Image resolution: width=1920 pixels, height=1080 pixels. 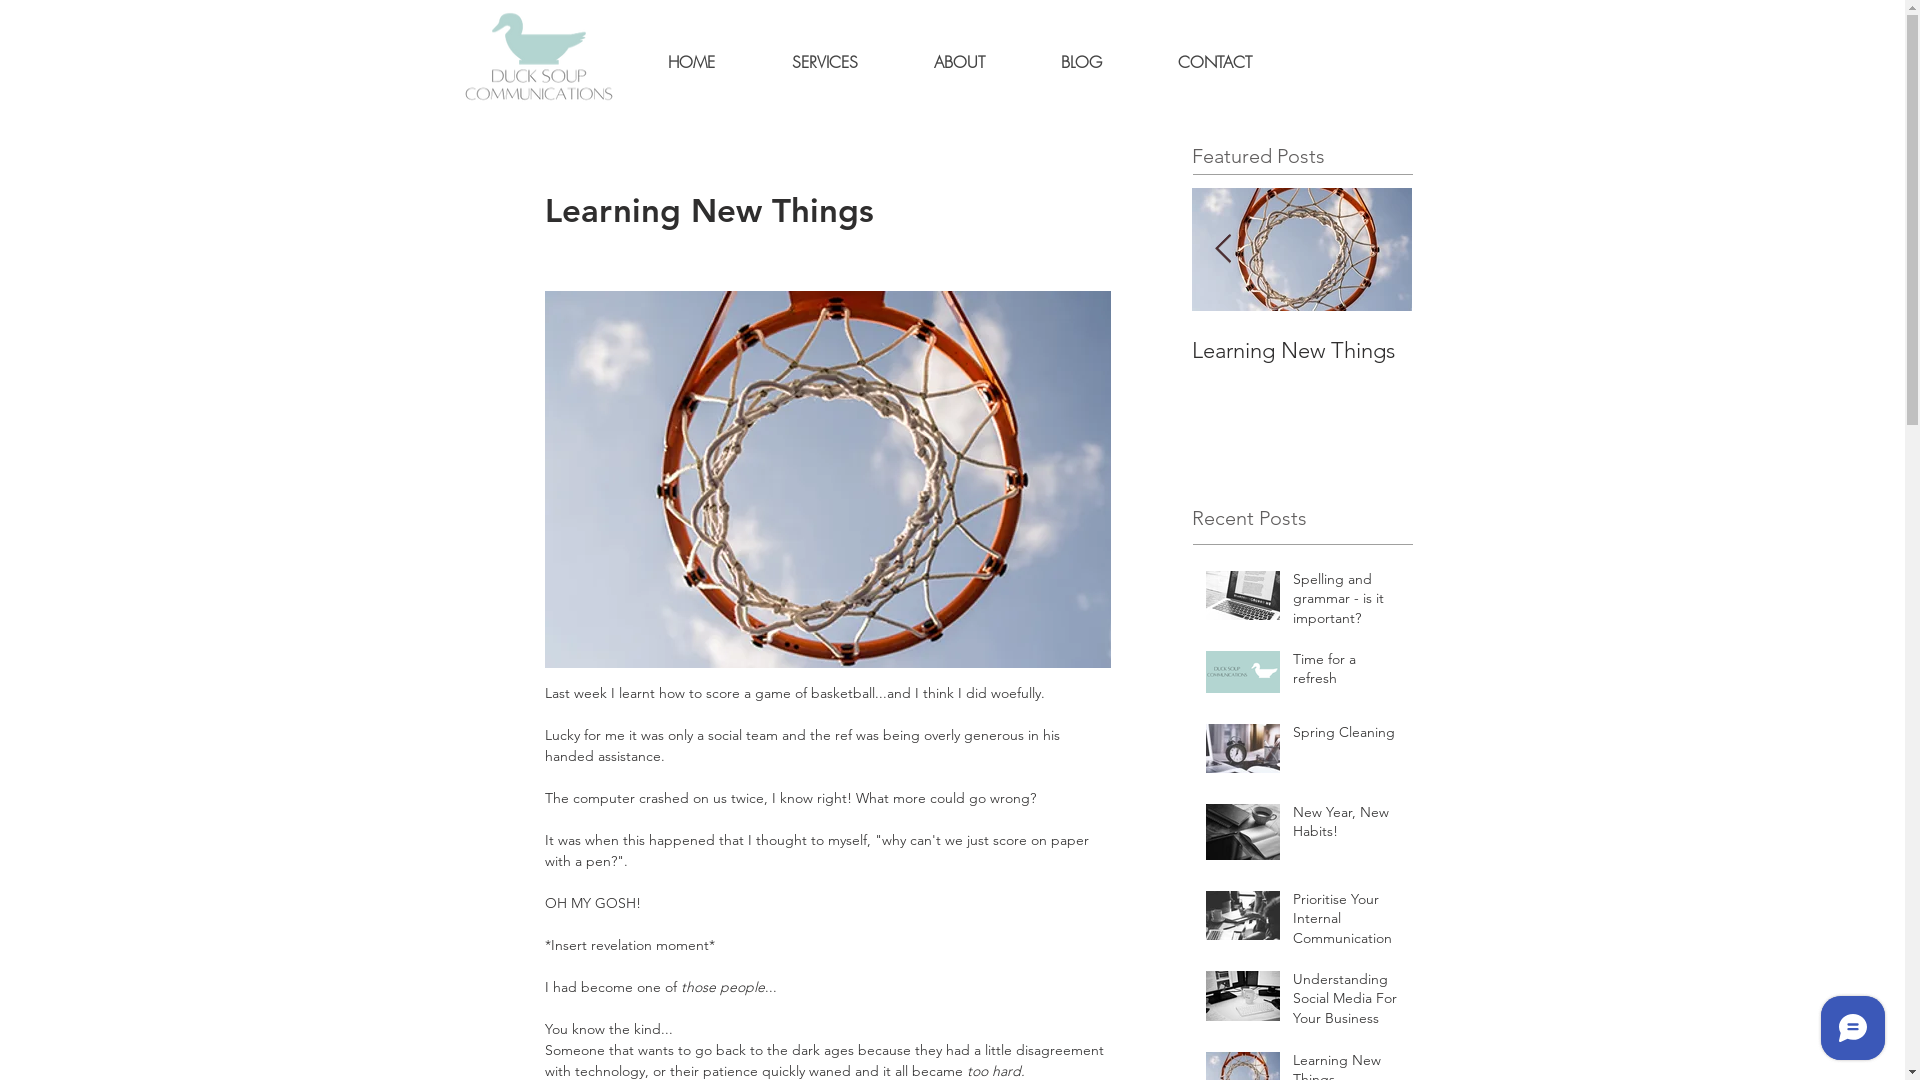 What do you see at coordinates (201, 349) in the screenshot?
I see `'Time for a refresh'` at bounding box center [201, 349].